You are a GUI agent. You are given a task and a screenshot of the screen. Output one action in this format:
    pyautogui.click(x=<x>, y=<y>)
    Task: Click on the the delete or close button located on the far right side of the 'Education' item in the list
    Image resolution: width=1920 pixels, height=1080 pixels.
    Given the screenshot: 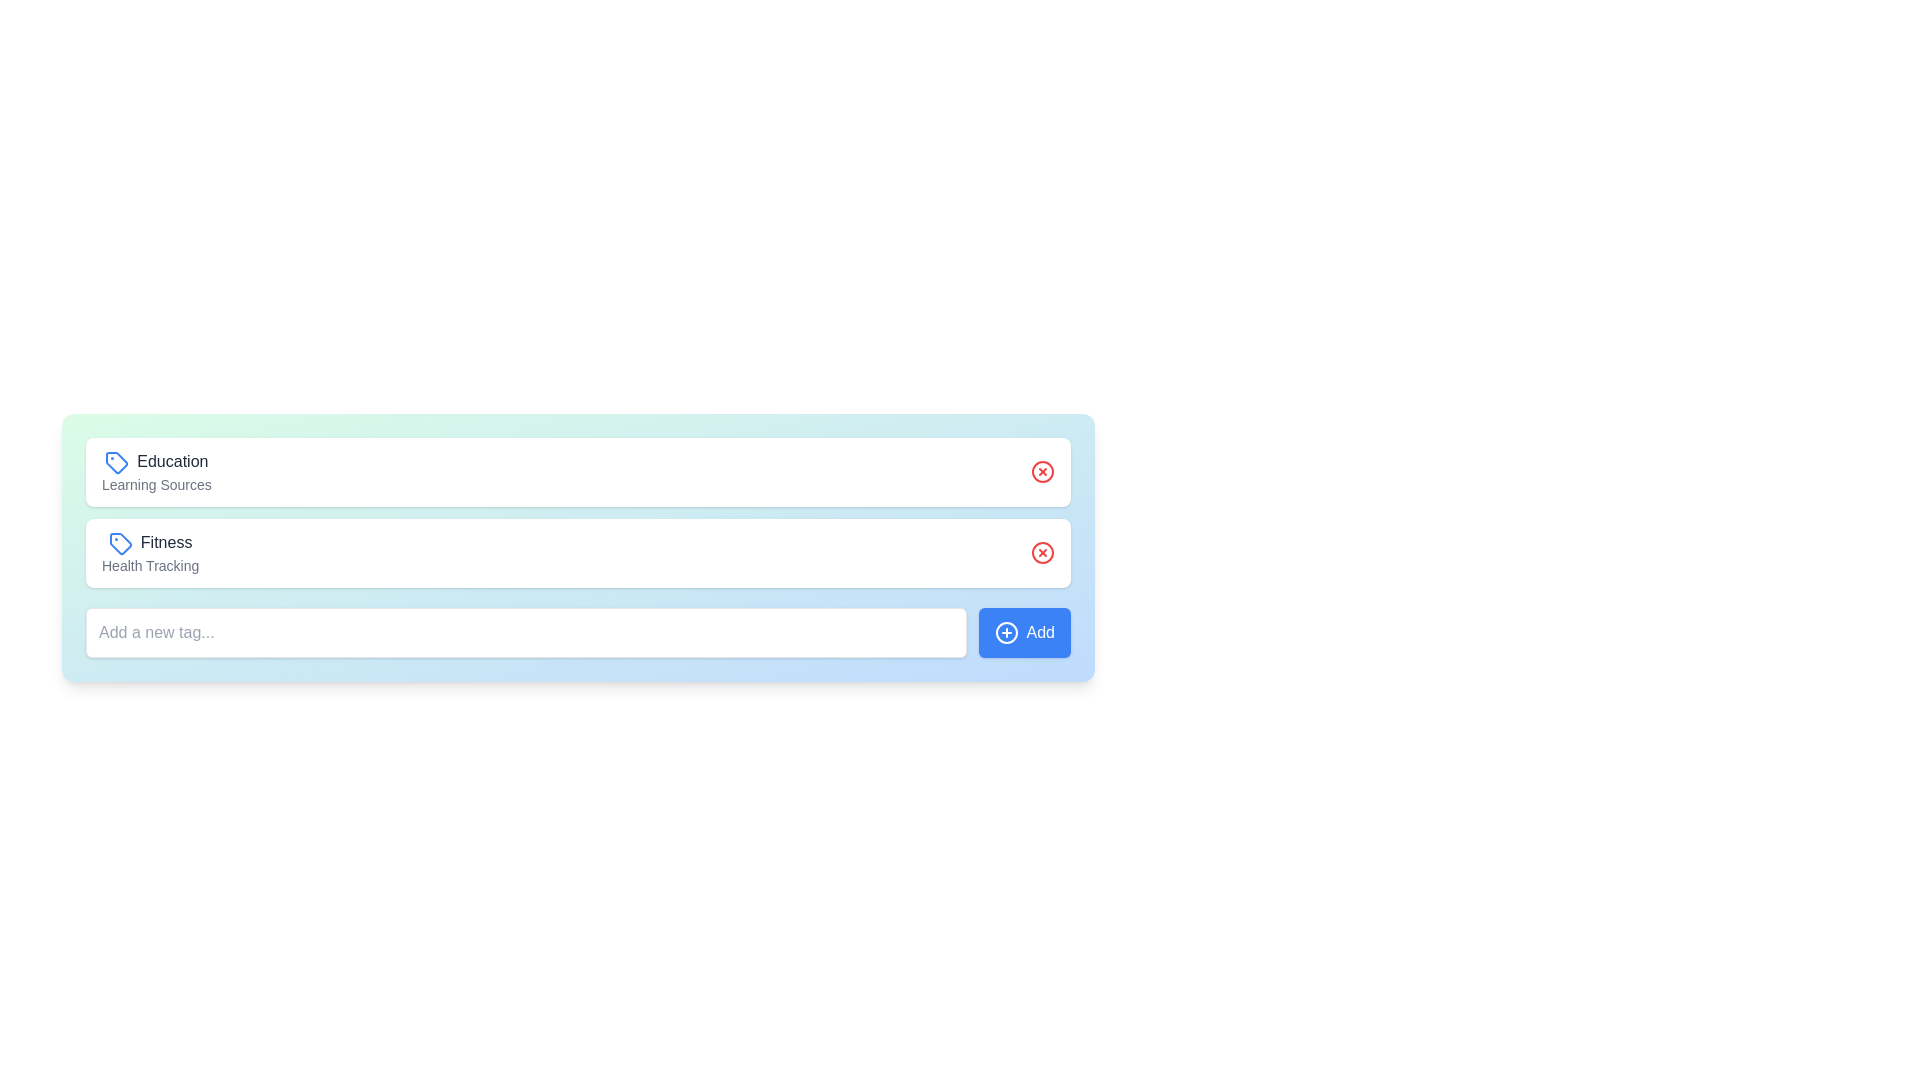 What is the action you would take?
    pyautogui.click(x=1041, y=471)
    